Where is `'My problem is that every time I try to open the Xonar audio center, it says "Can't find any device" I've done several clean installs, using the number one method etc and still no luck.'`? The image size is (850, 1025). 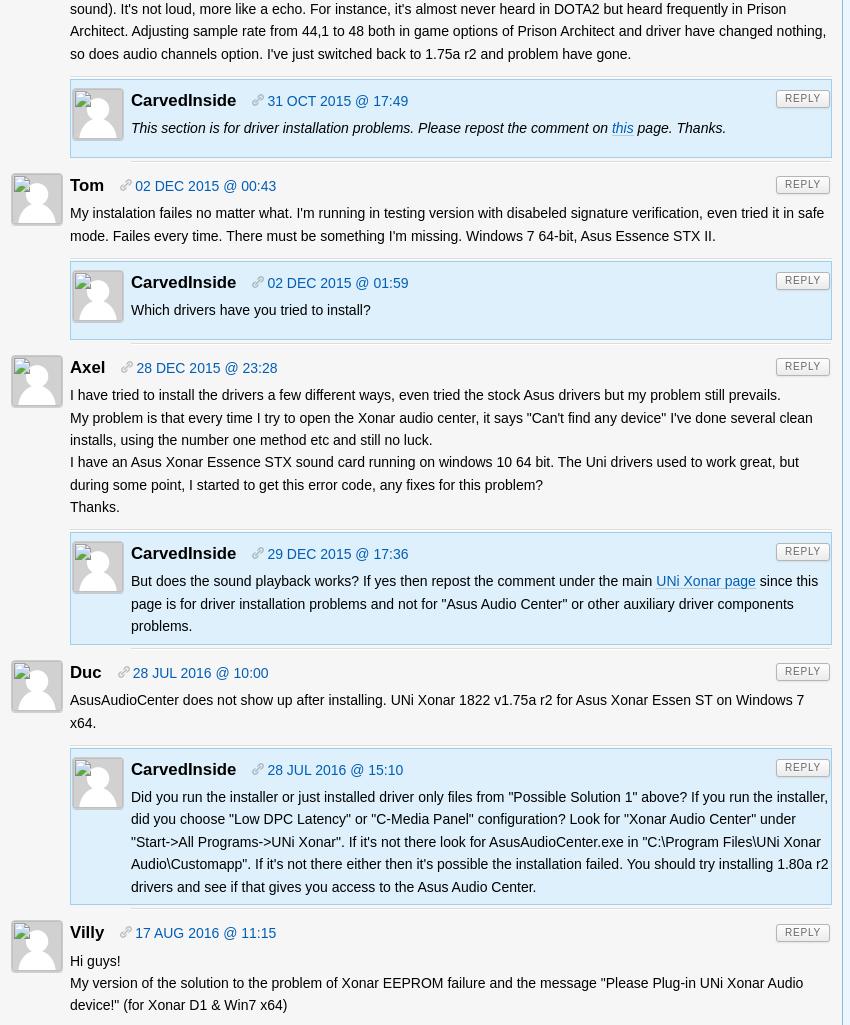
'My problem is that every time I try to open the Xonar audio center, it says "Can't find any device" I've done several clean installs, using the number one method etc and still no luck.' is located at coordinates (439, 427).